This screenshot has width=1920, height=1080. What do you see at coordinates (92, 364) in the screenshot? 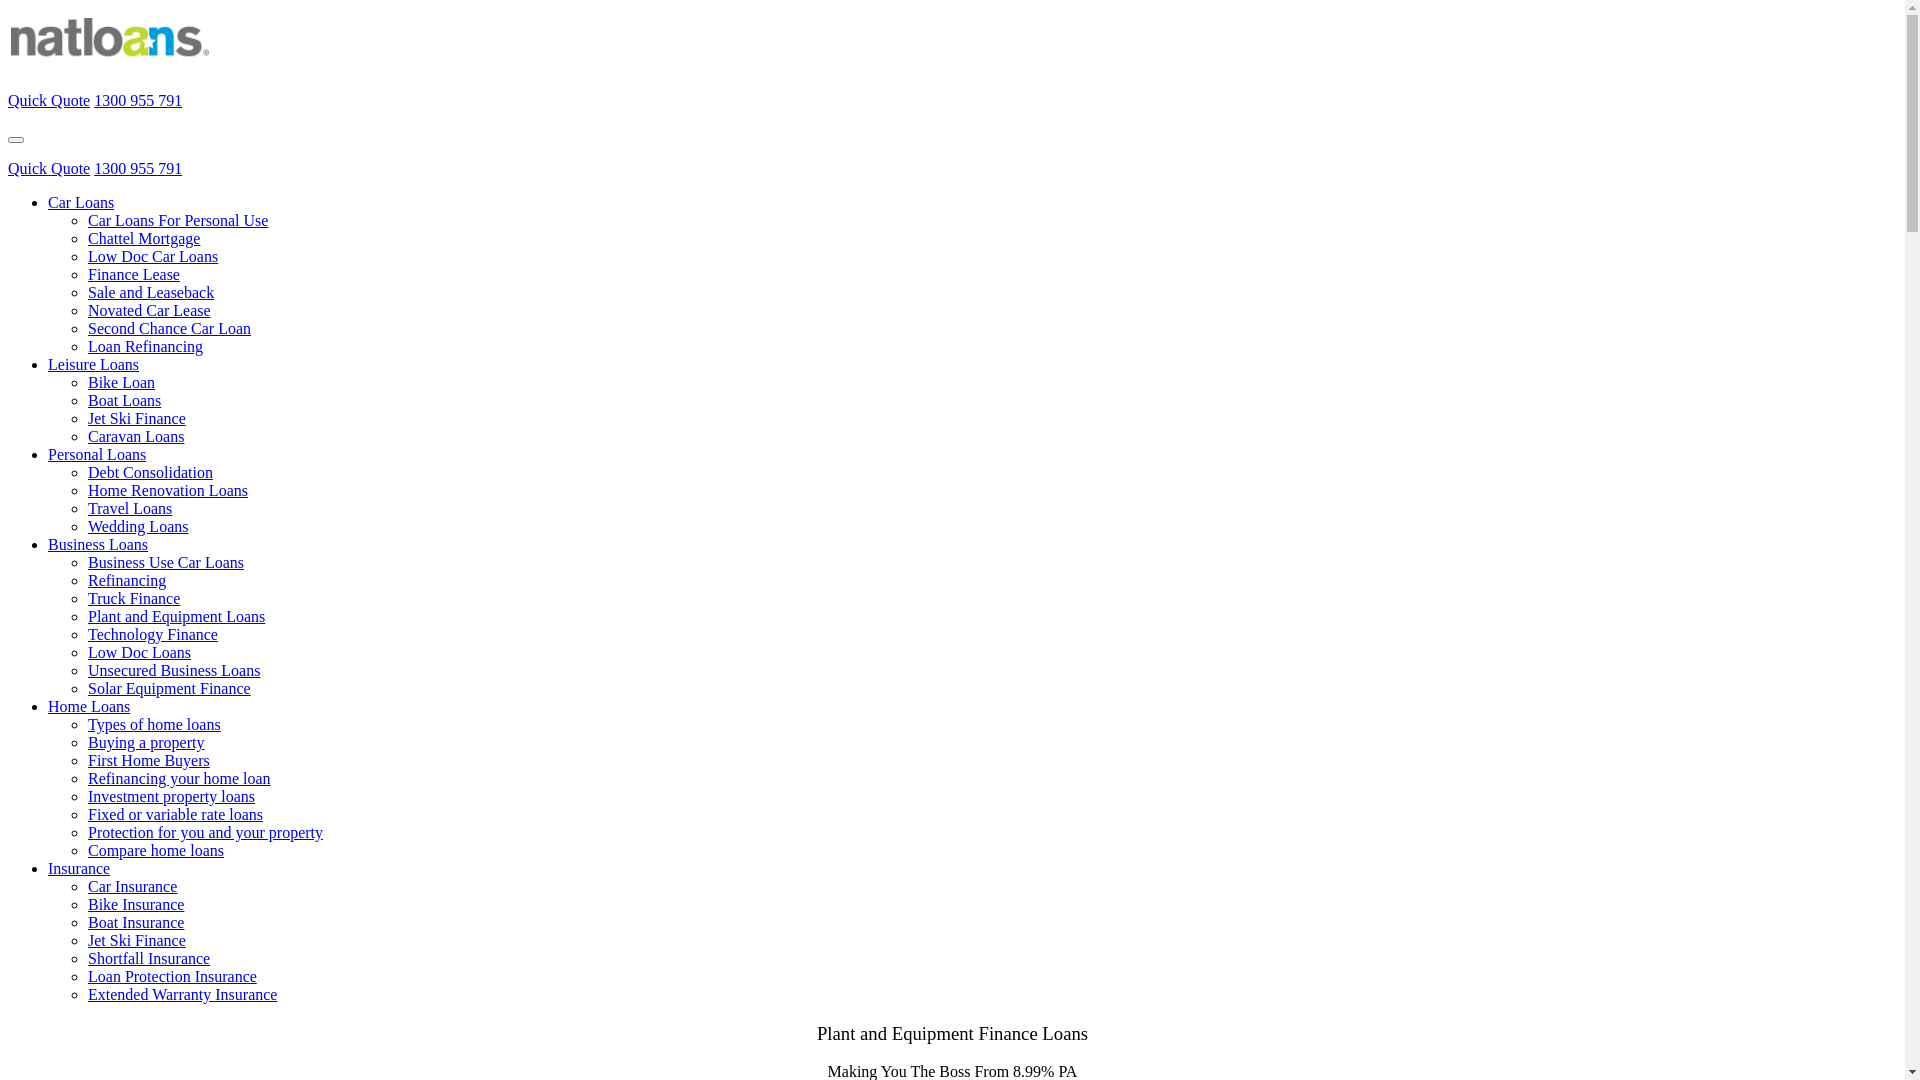
I see `'Leisure Loans'` at bounding box center [92, 364].